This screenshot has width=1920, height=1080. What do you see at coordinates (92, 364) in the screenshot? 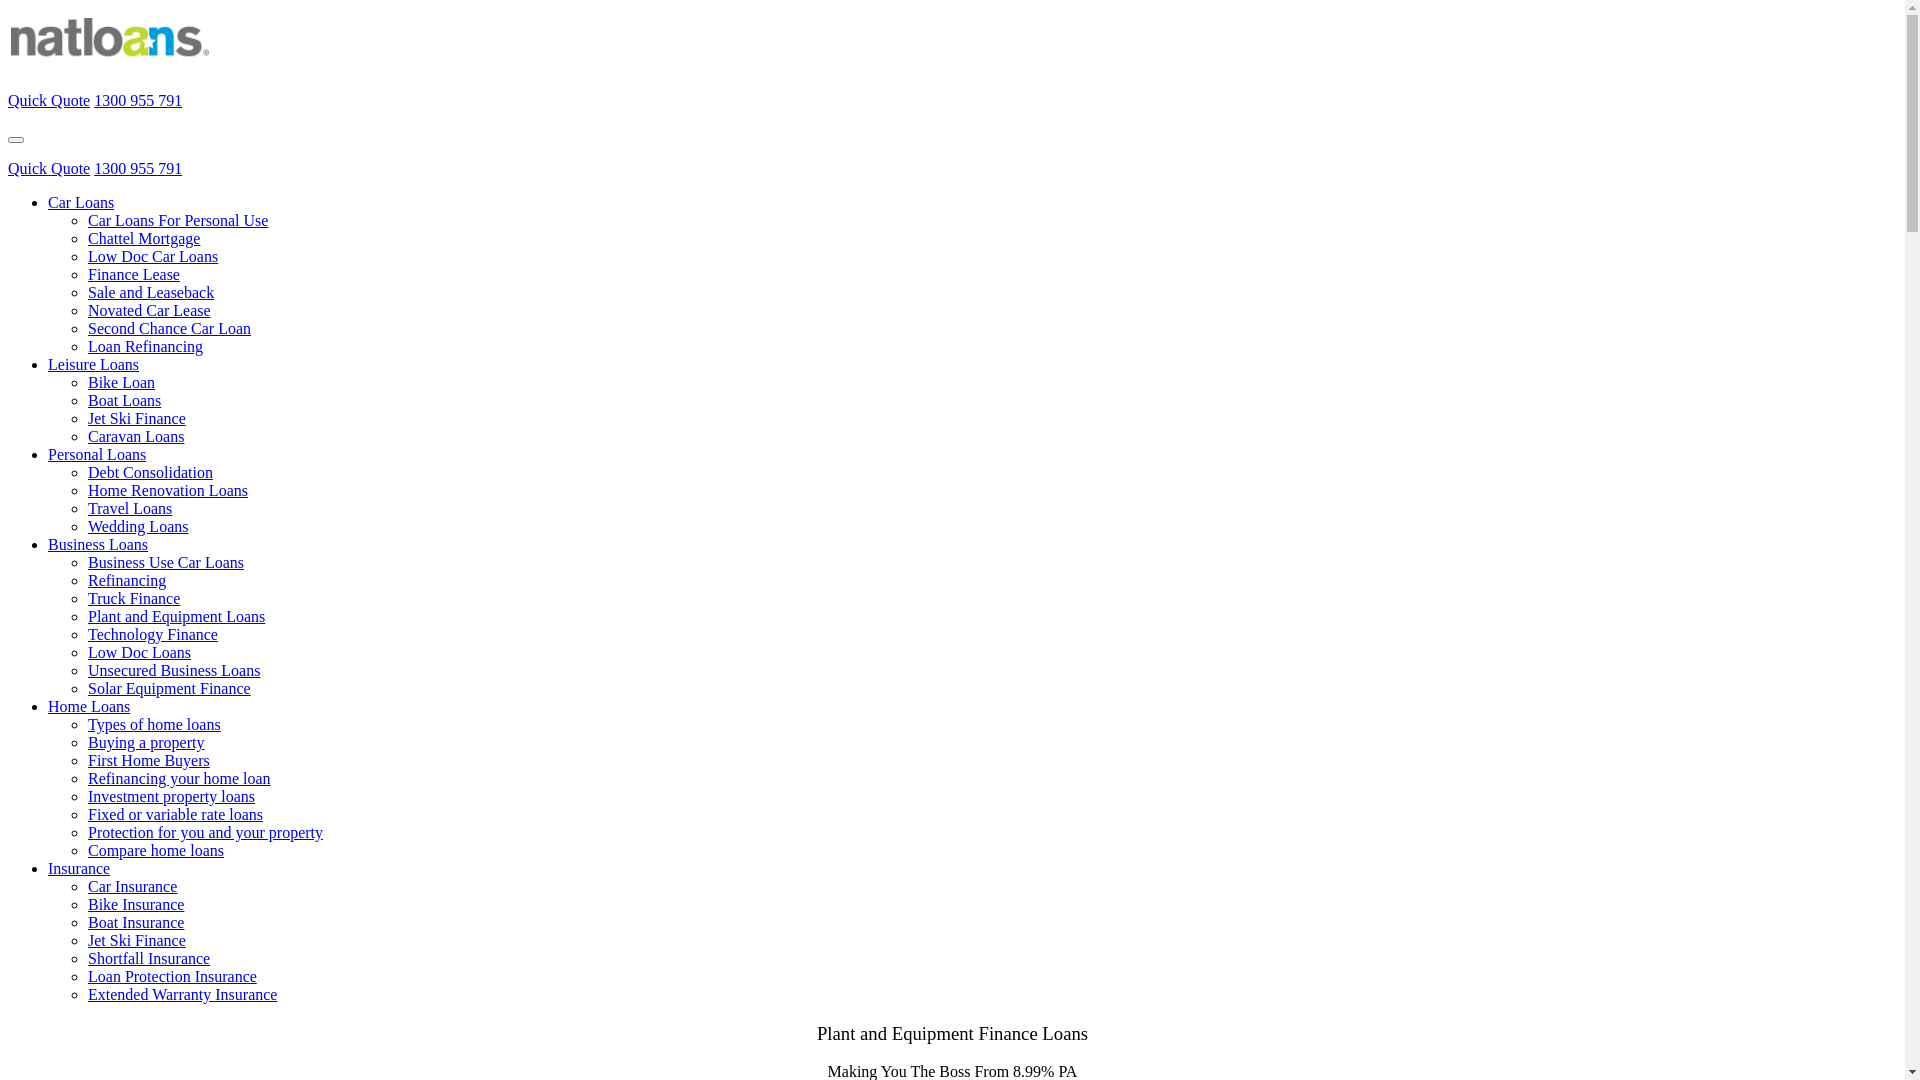
I see `'Leisure Loans'` at bounding box center [92, 364].